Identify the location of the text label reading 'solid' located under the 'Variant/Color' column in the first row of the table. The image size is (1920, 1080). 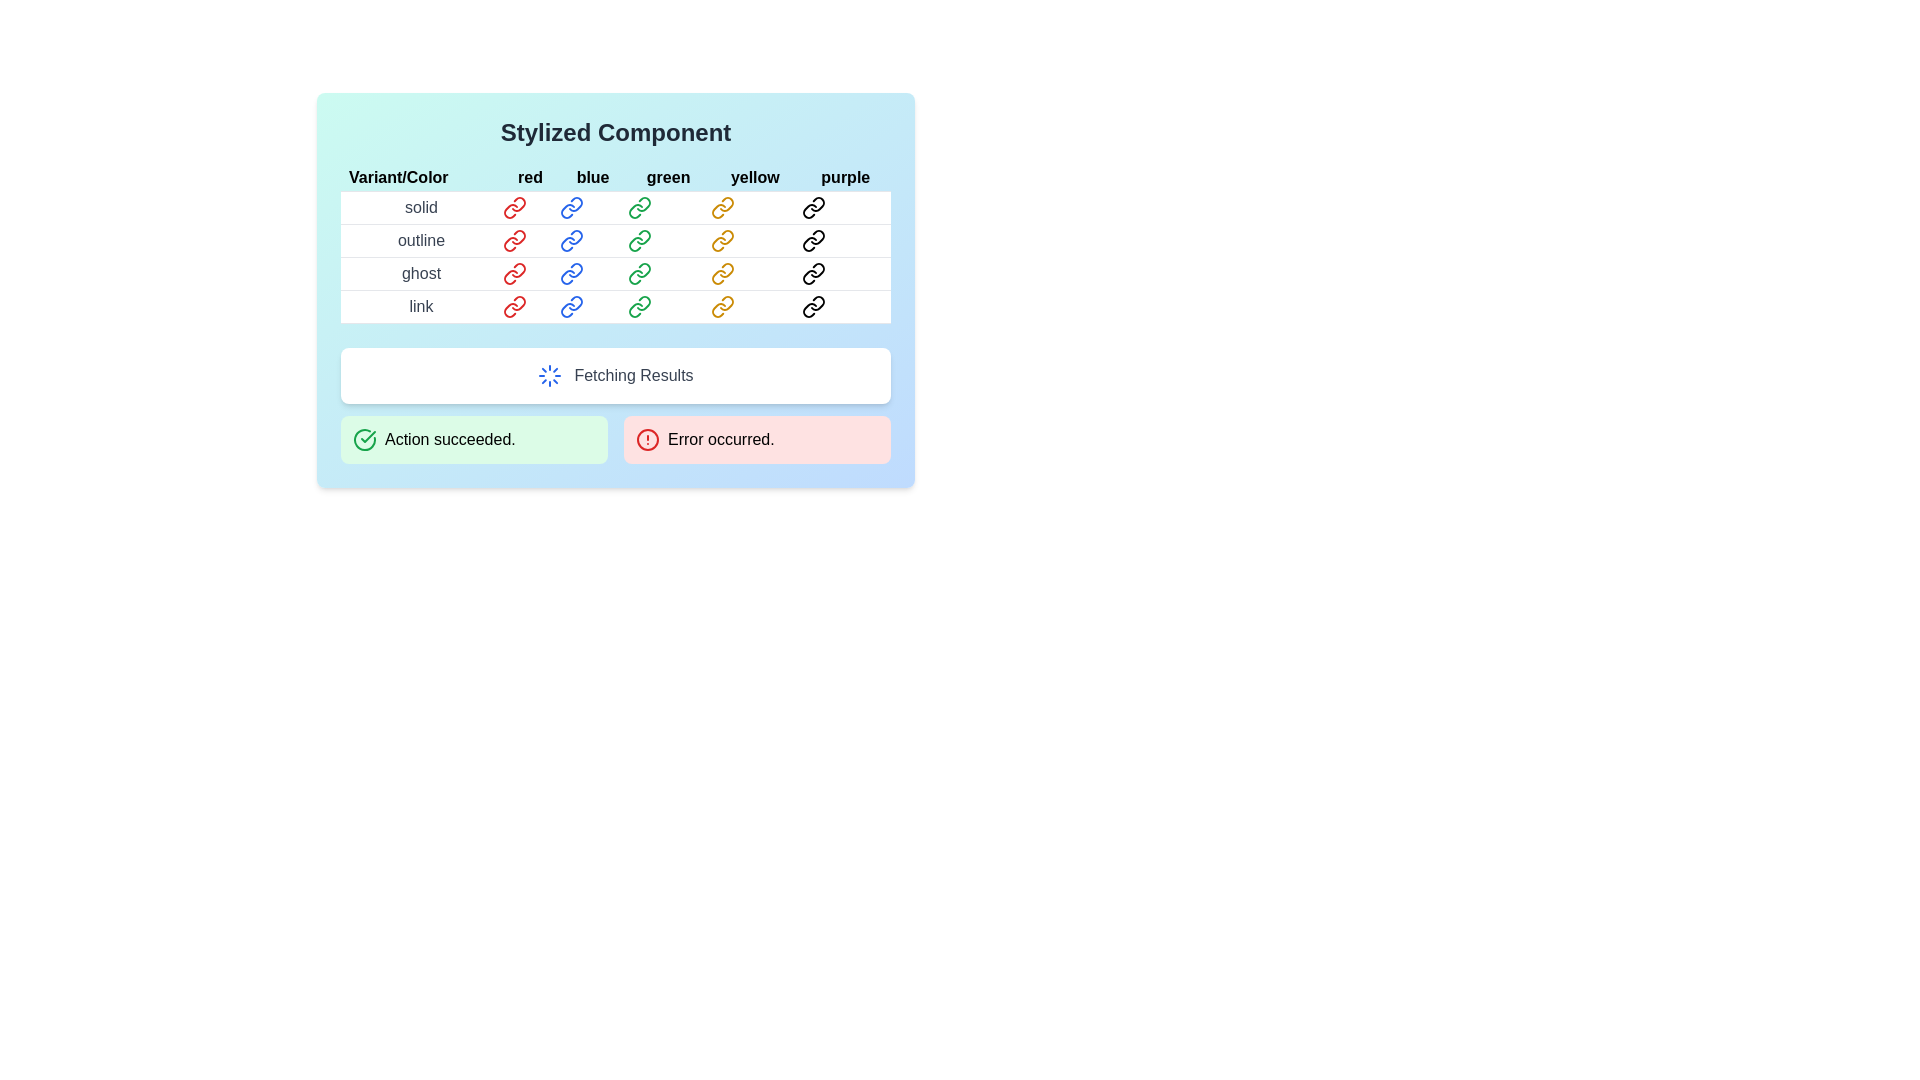
(420, 208).